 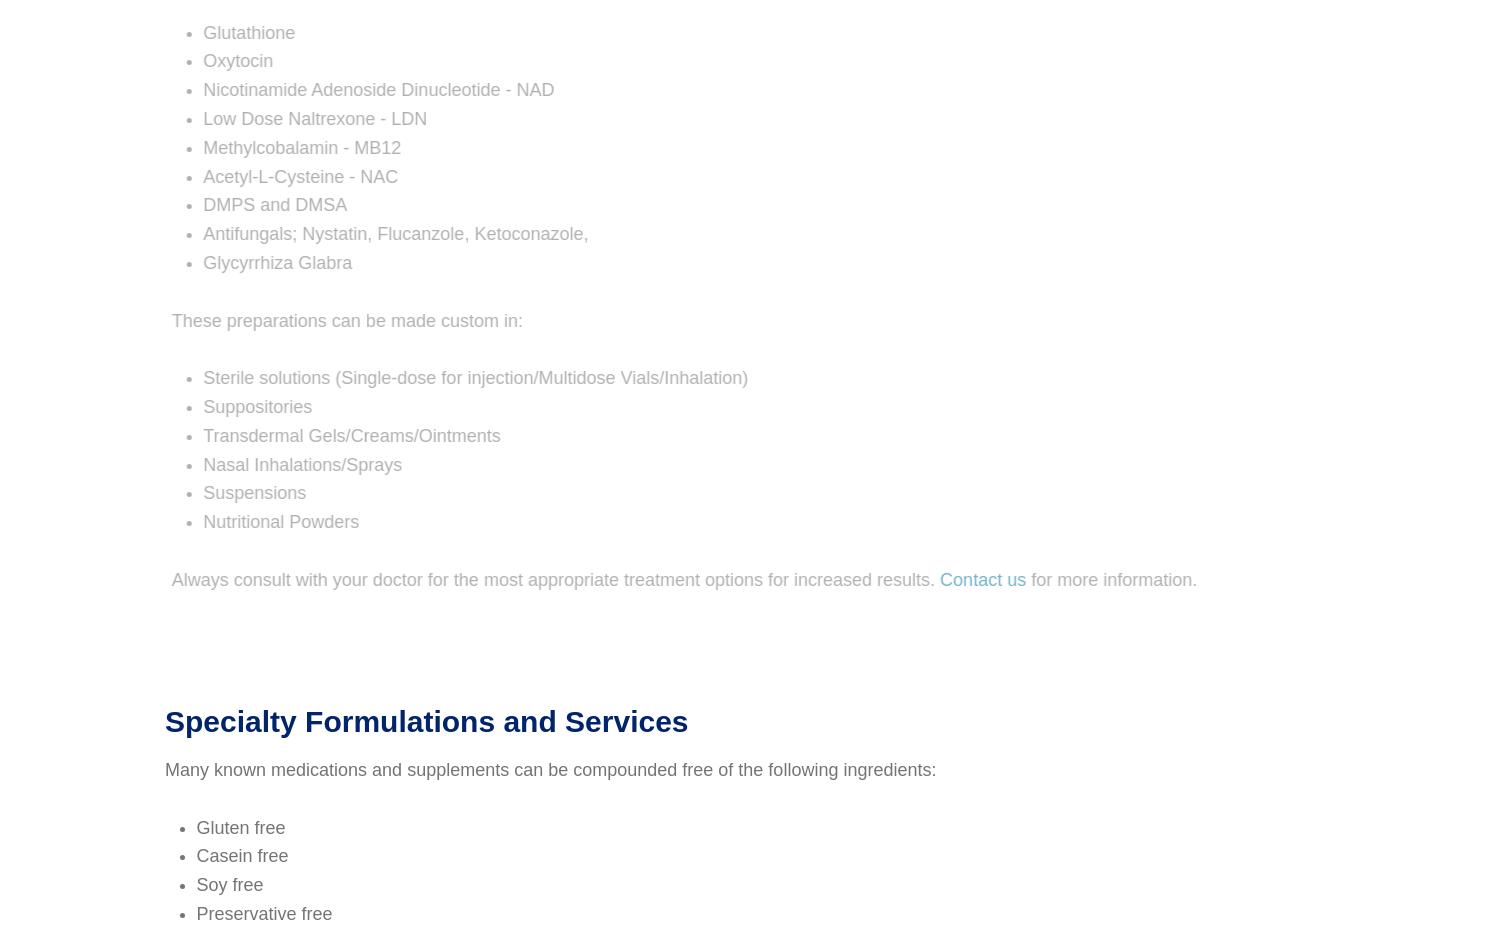 What do you see at coordinates (918, 579) in the screenshot?
I see `'Contact us'` at bounding box center [918, 579].